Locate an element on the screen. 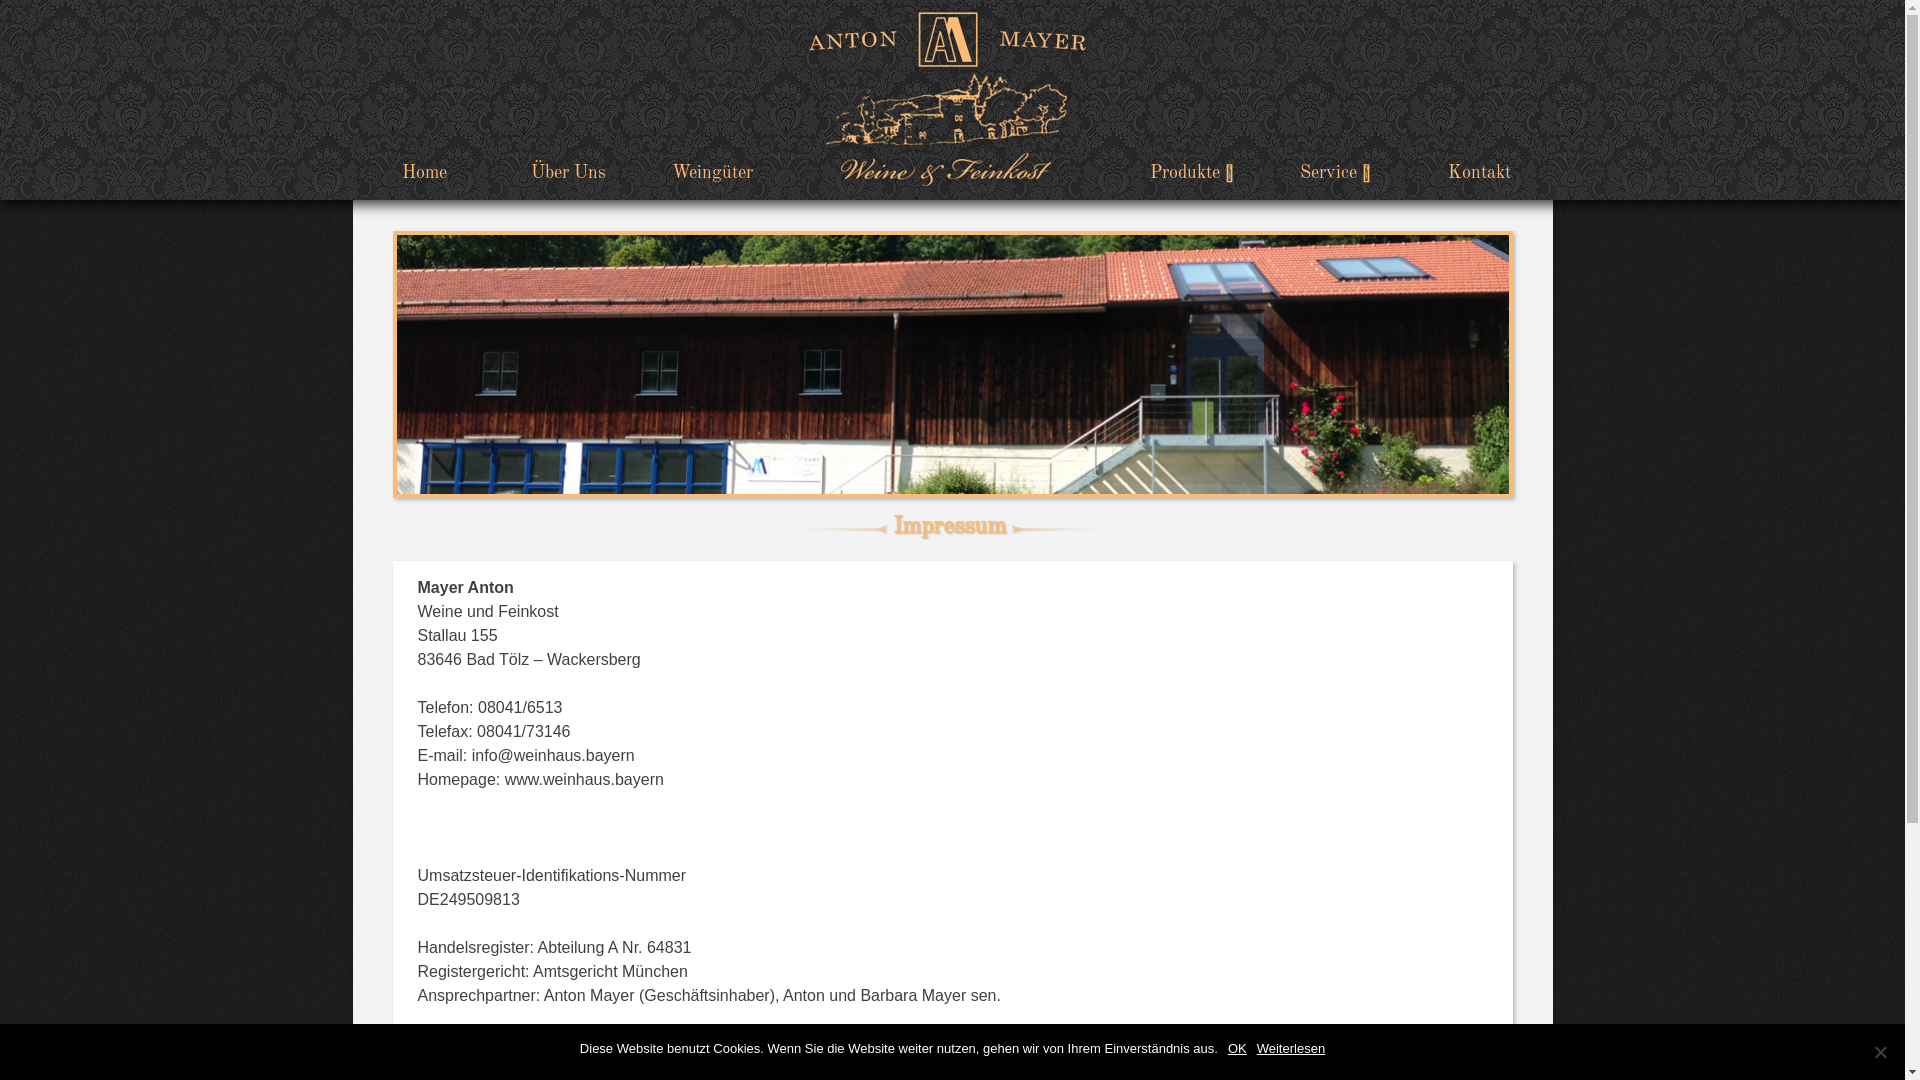 The width and height of the screenshot is (1920, 1080). 'Nein' is located at coordinates (1879, 1051).